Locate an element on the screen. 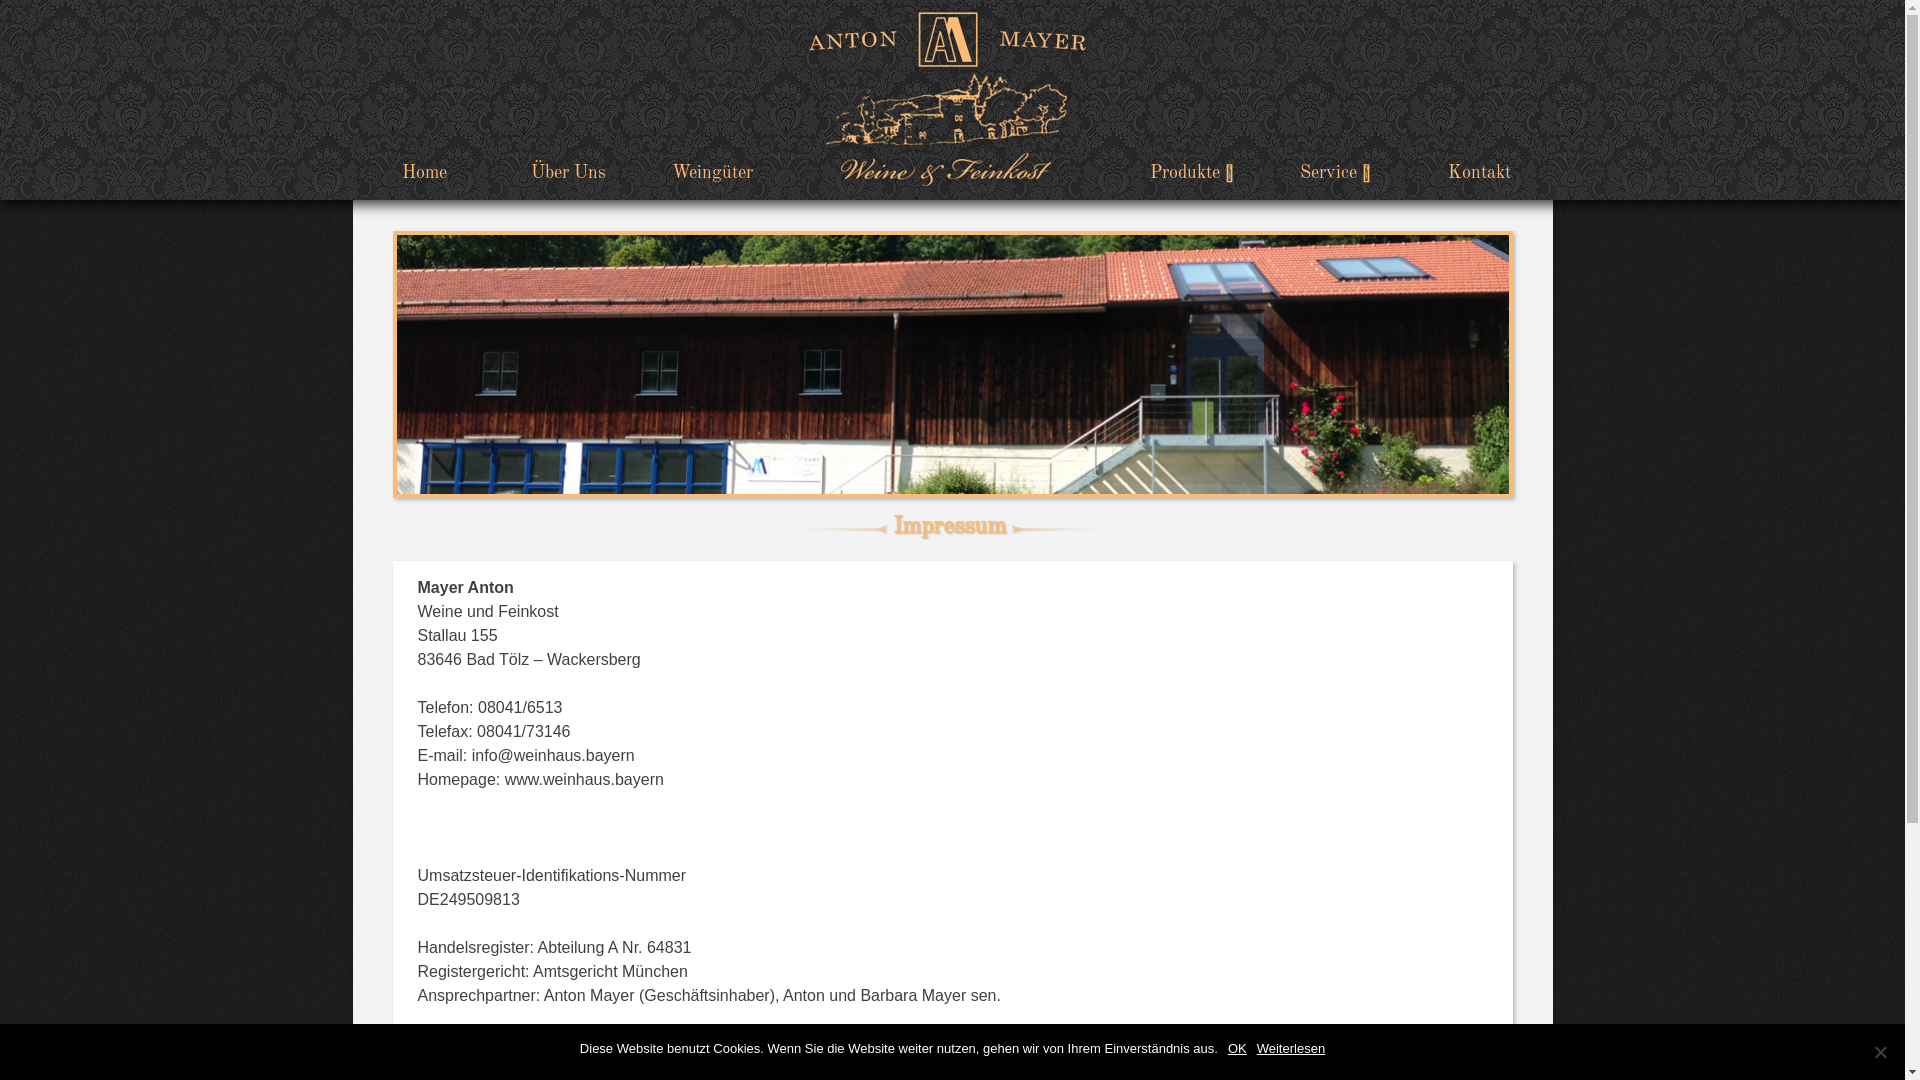 The width and height of the screenshot is (1920, 1080). 'Nein' is located at coordinates (1879, 1051).